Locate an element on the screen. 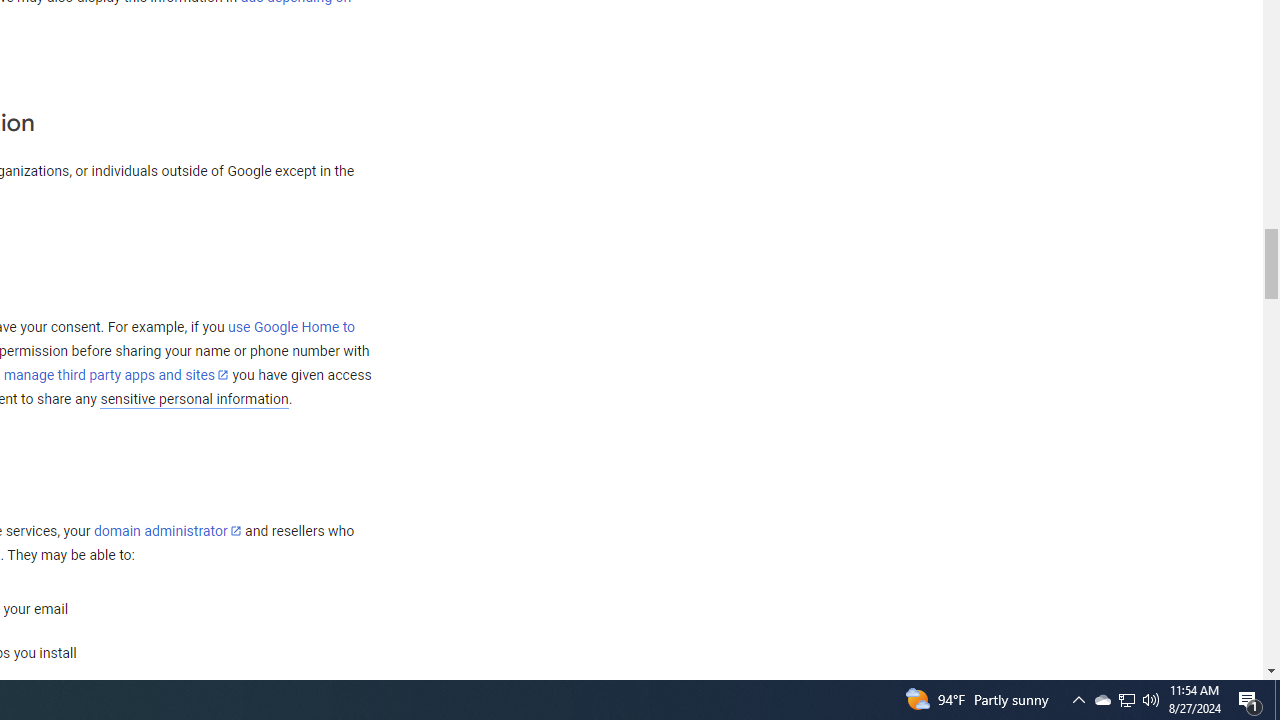  'domain administrator' is located at coordinates (167, 530).